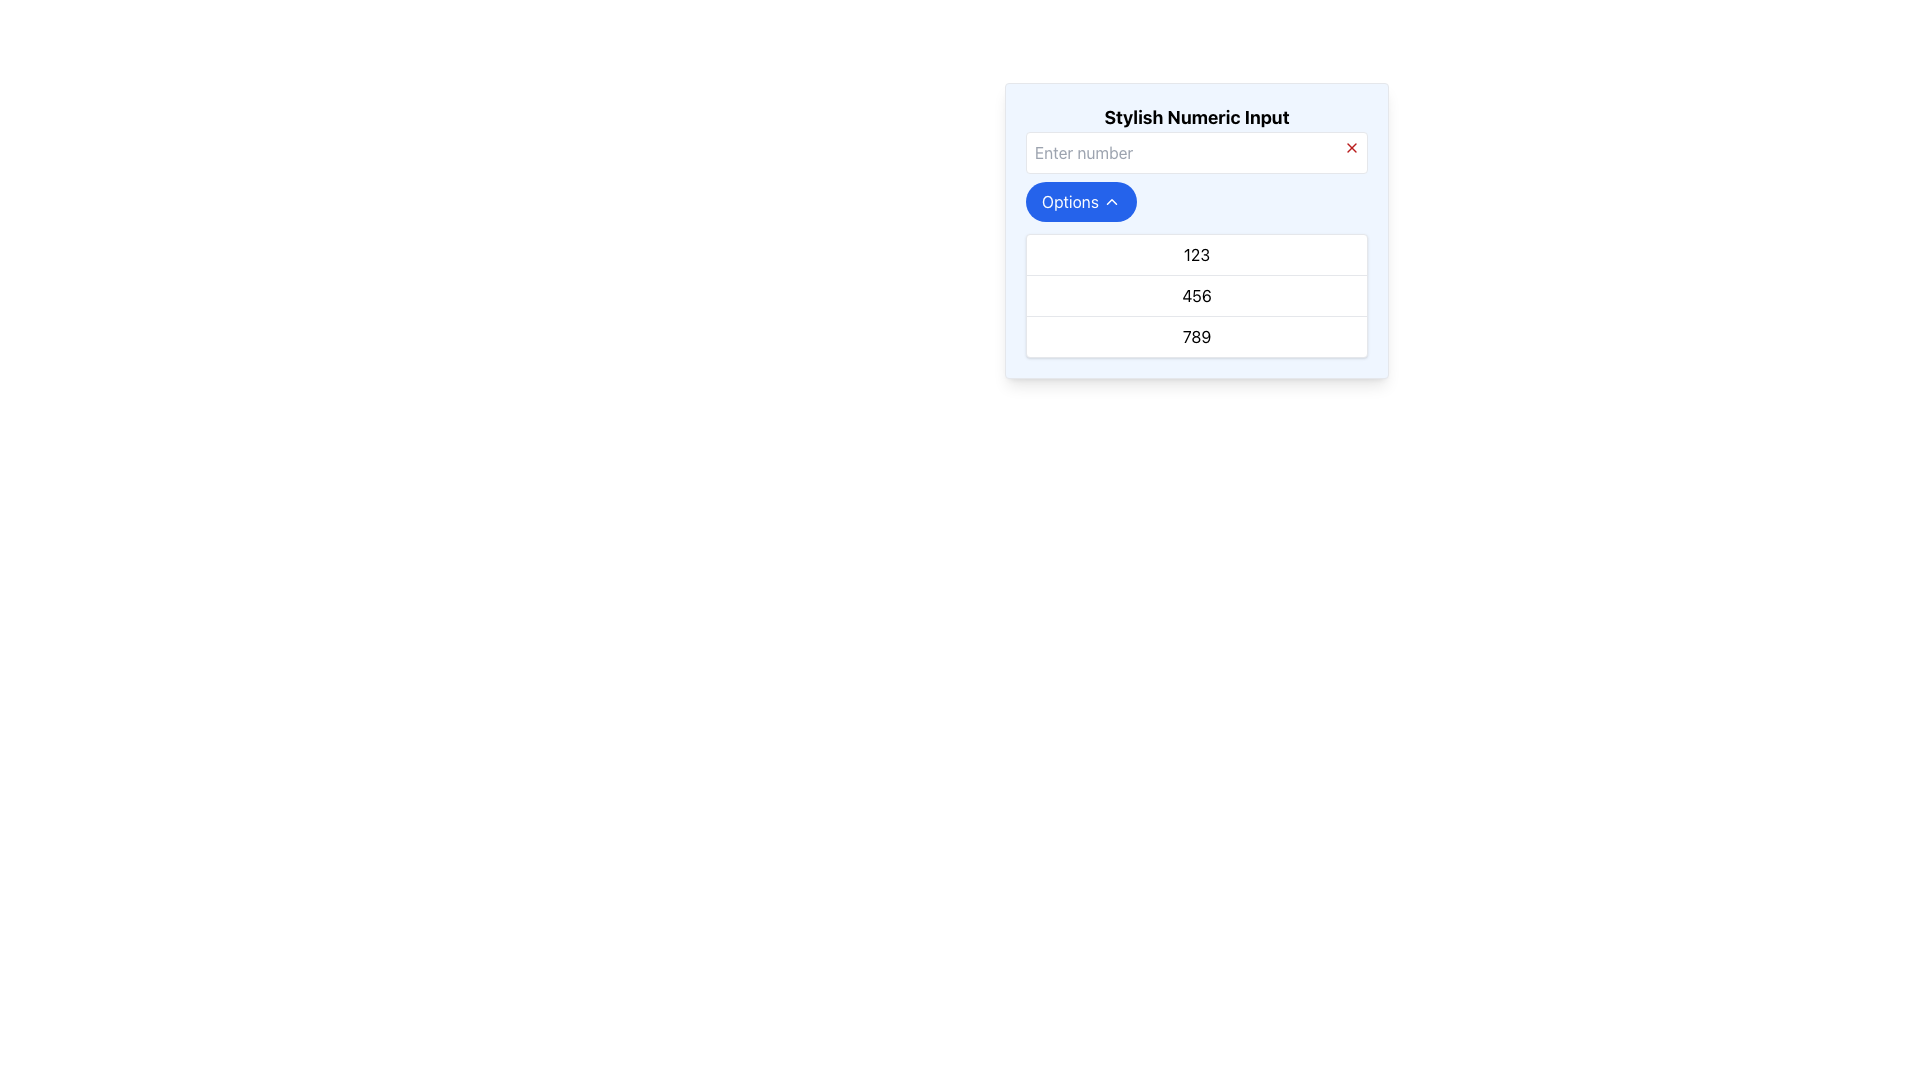 Image resolution: width=1920 pixels, height=1080 pixels. I want to click on the triangular up arrow icon located next to the 'Options' button text, so click(1110, 201).